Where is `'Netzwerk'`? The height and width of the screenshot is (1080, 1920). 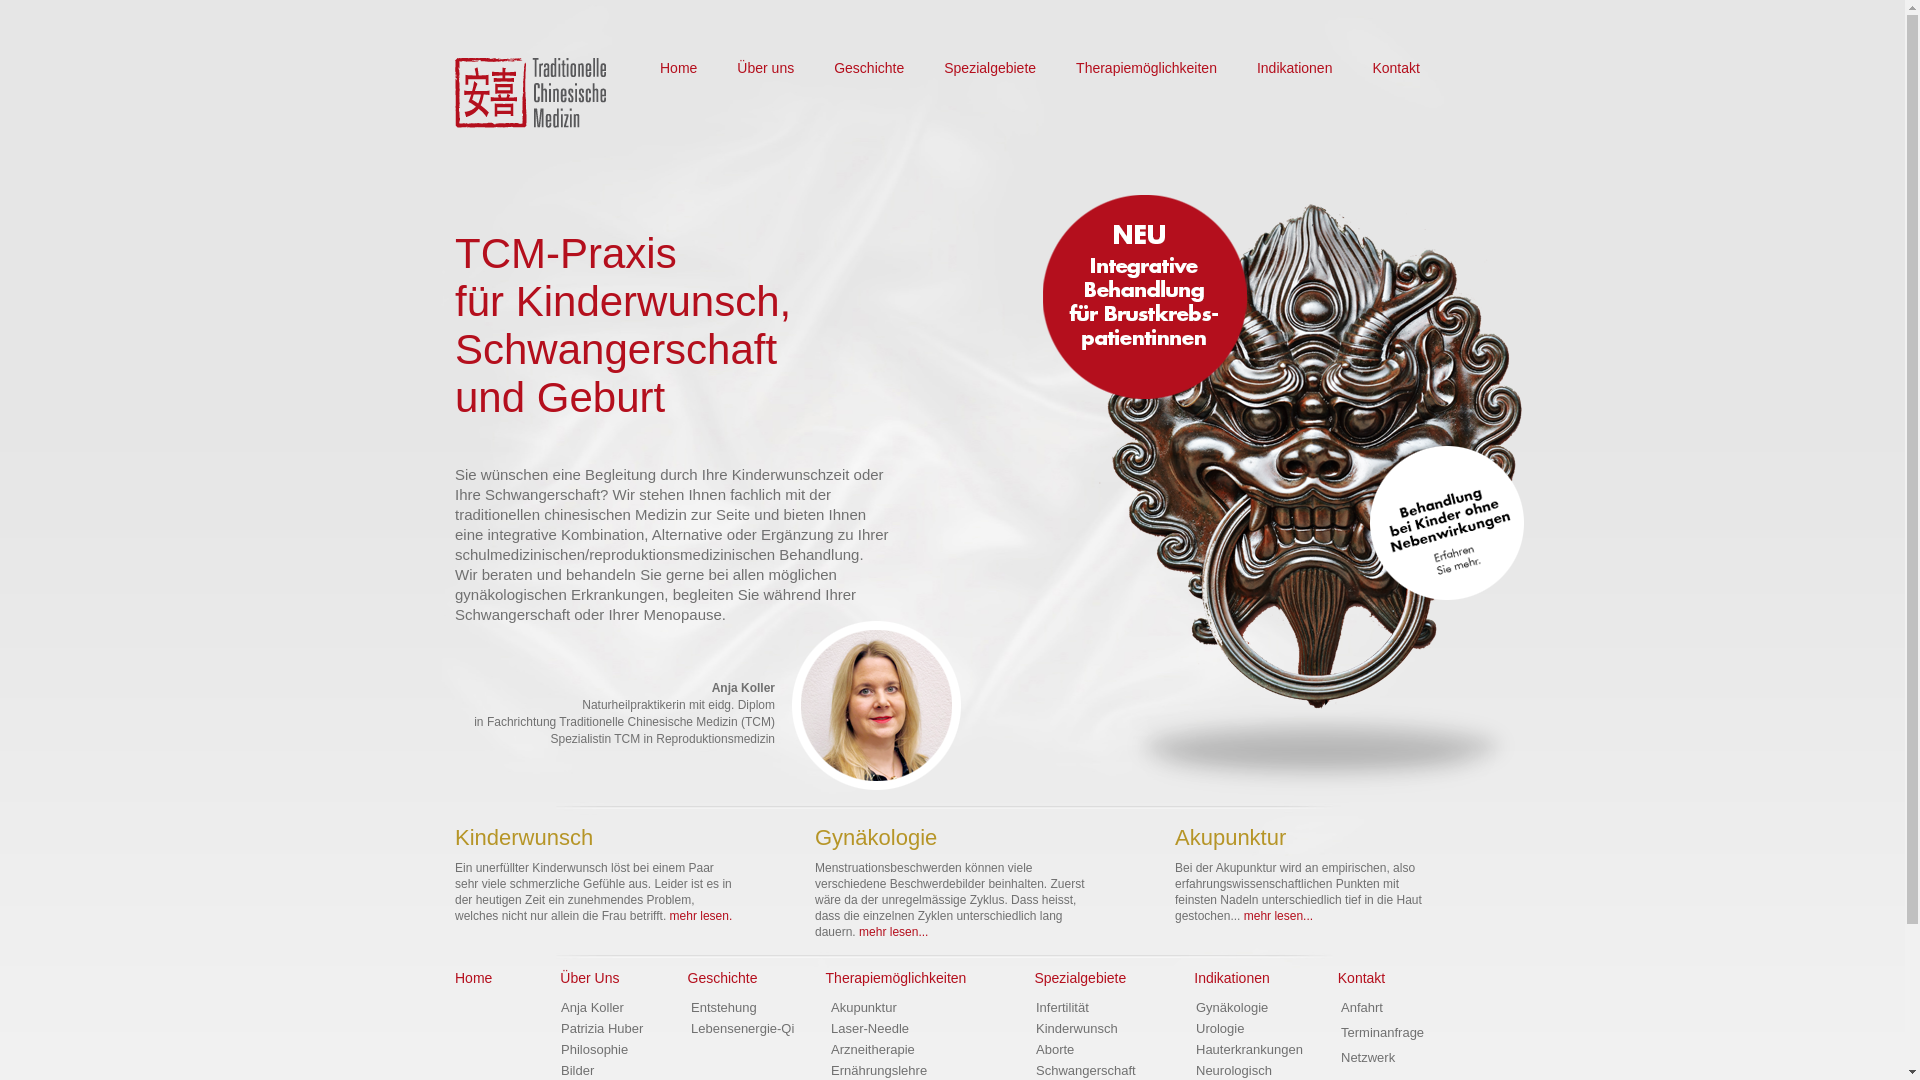
'Netzwerk' is located at coordinates (1367, 1056).